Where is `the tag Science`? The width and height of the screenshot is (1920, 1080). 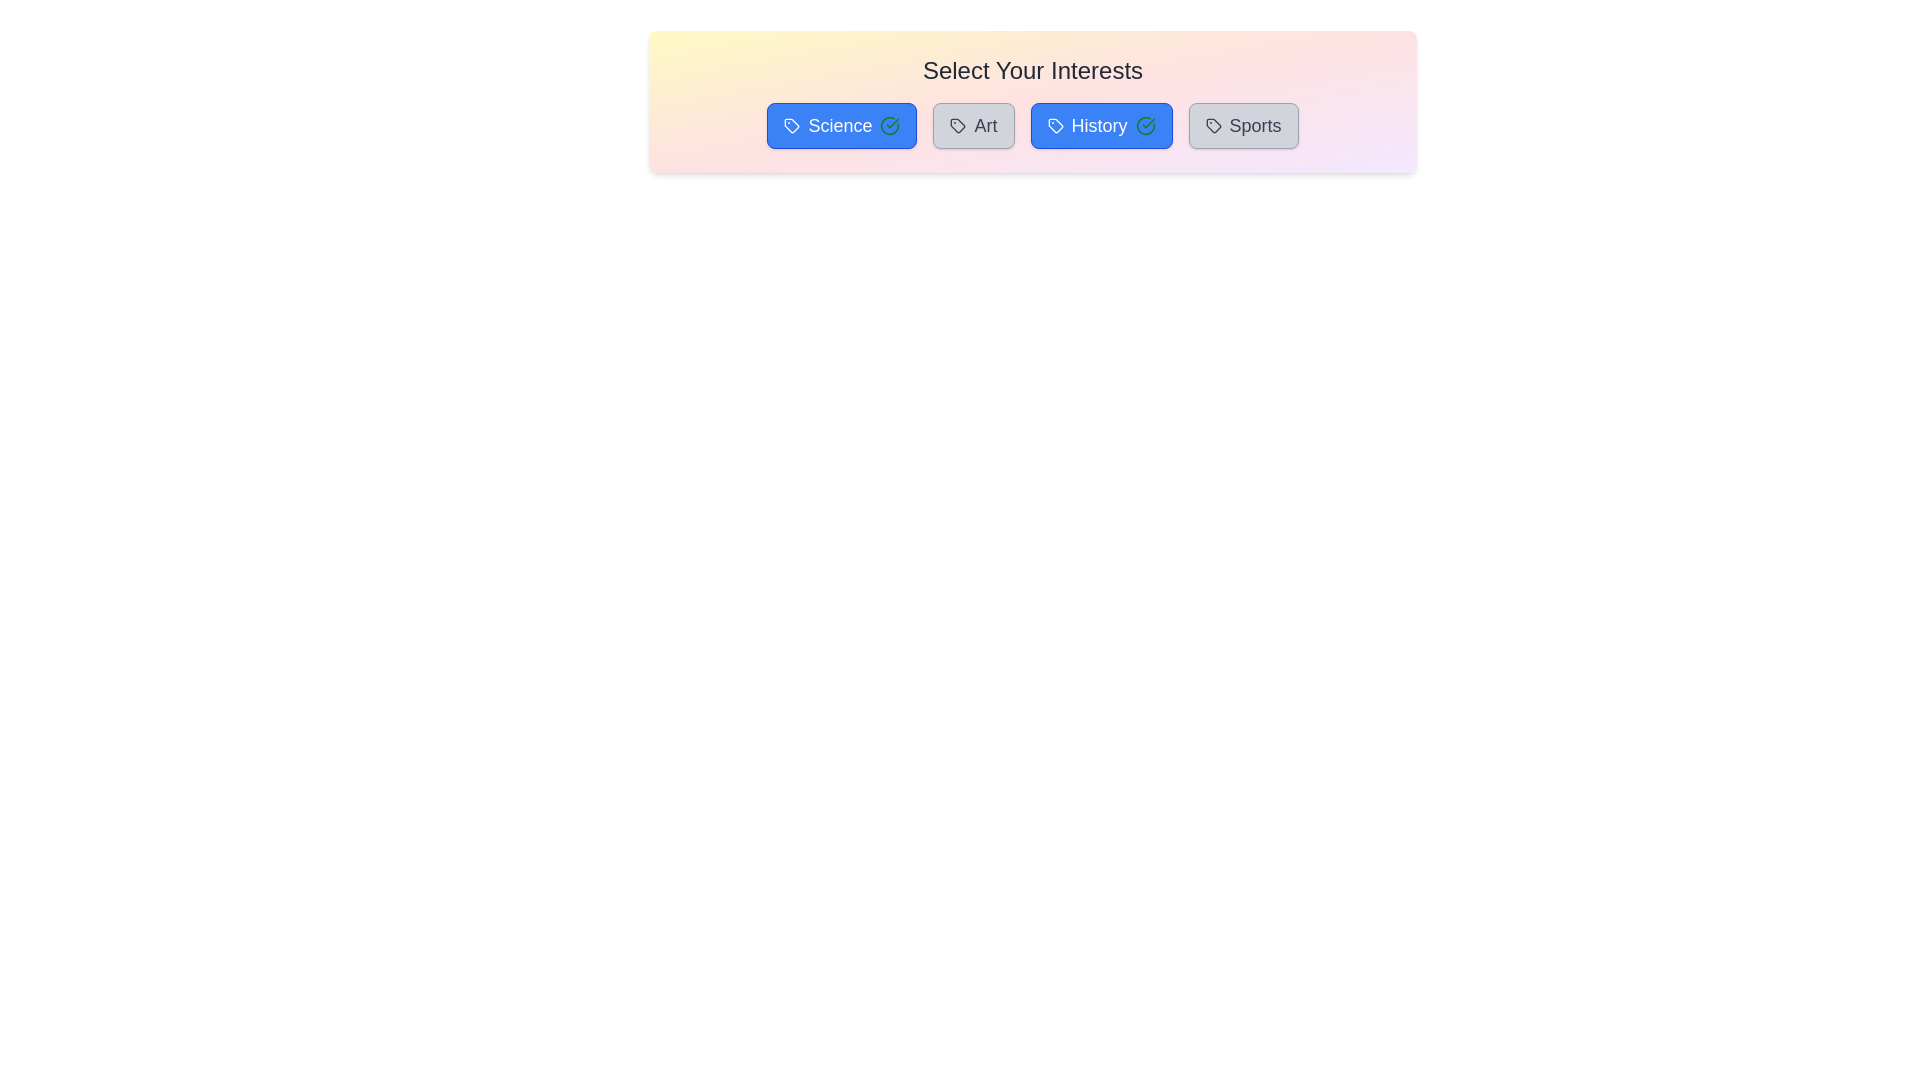
the tag Science is located at coordinates (841, 126).